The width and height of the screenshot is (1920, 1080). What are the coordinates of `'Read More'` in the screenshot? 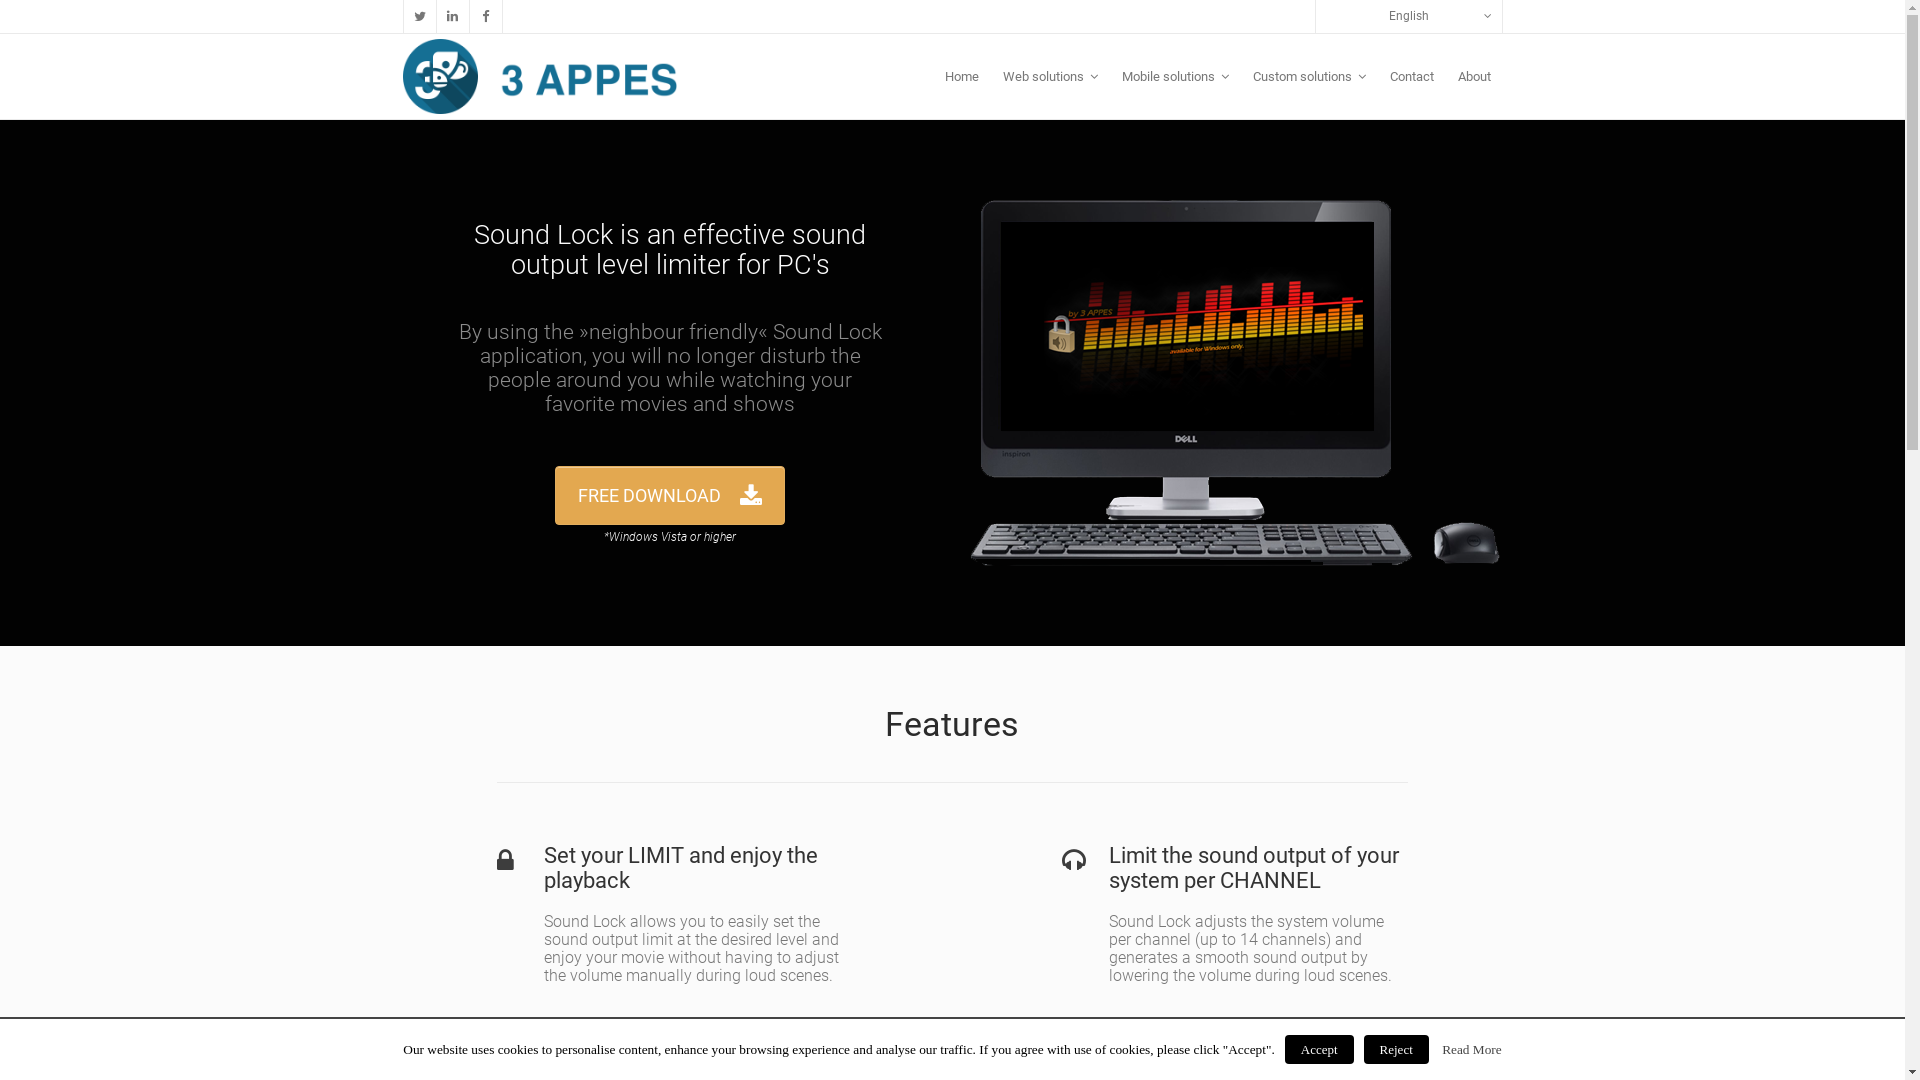 It's located at (1441, 1048).